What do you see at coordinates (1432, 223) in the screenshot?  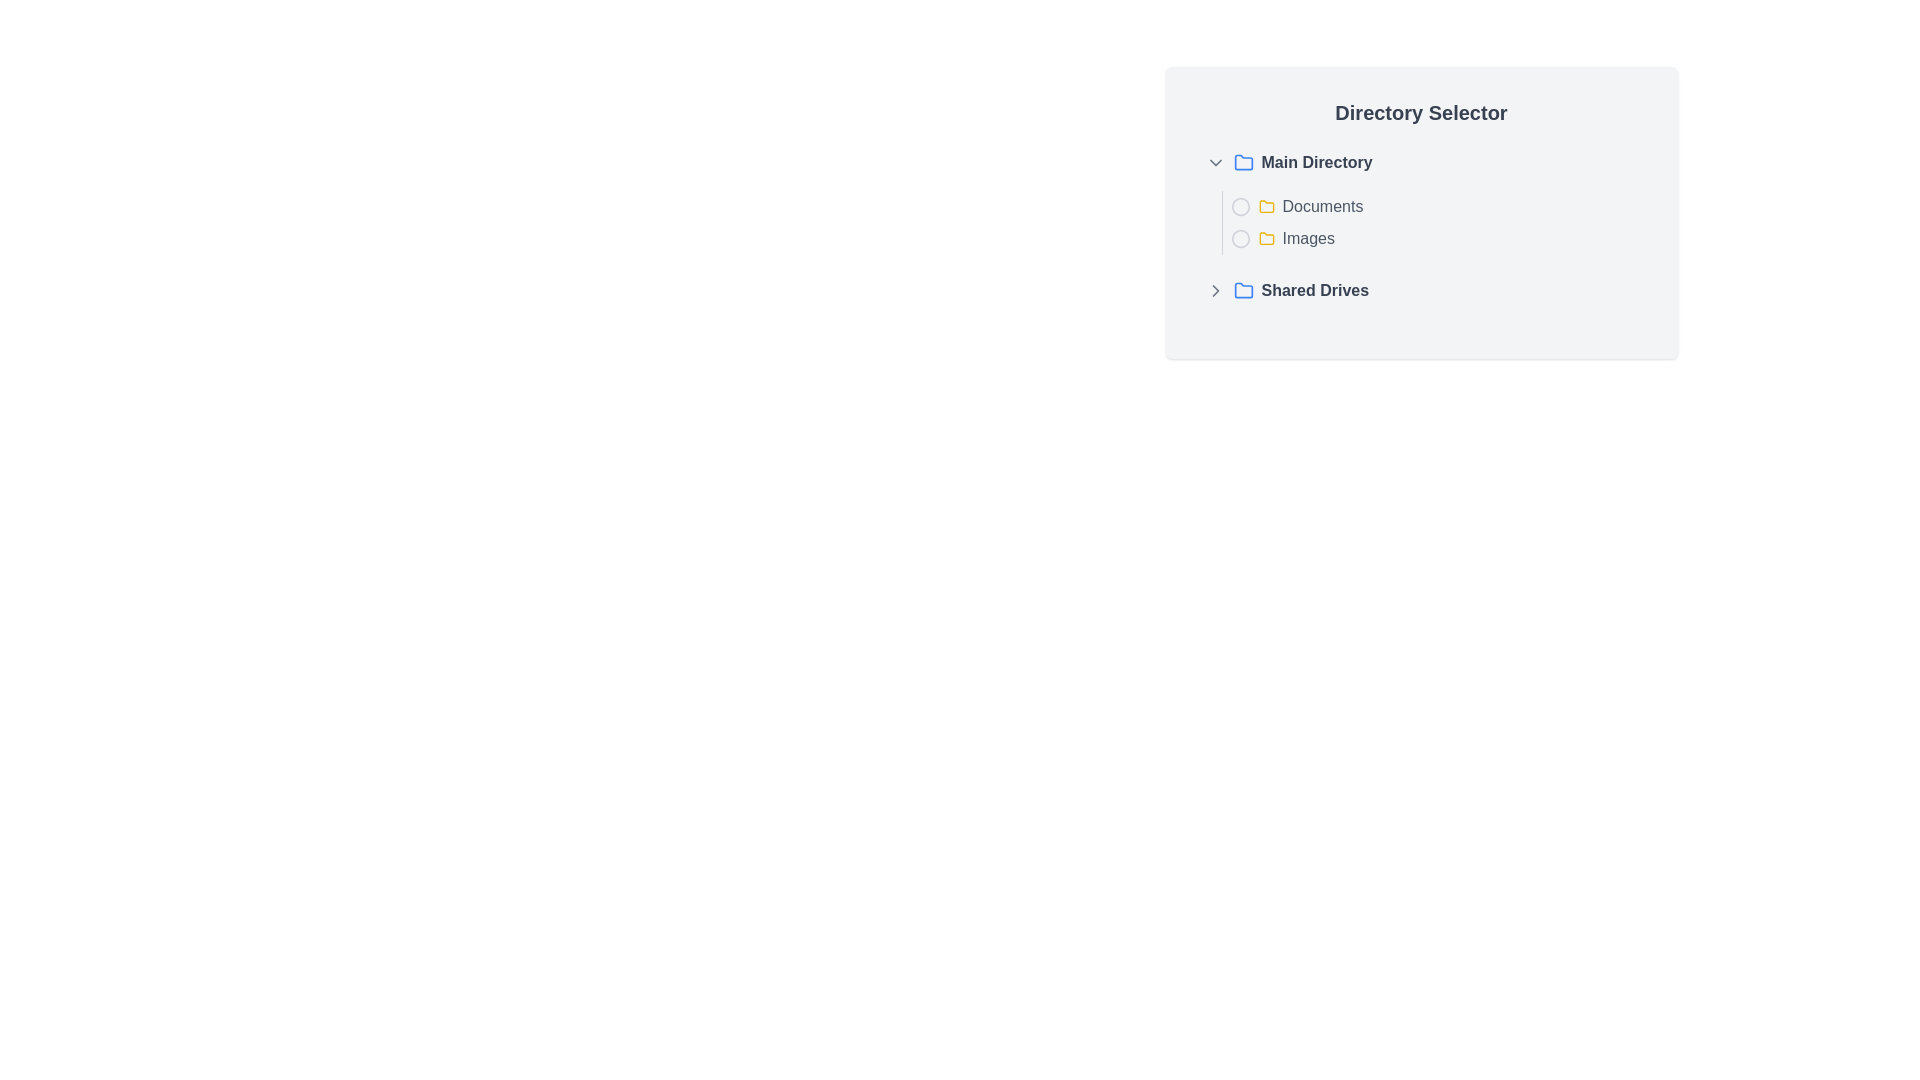 I see `the 'Directory Selector' panel containing the 'Documents' and 'Images' radio buttons` at bounding box center [1432, 223].